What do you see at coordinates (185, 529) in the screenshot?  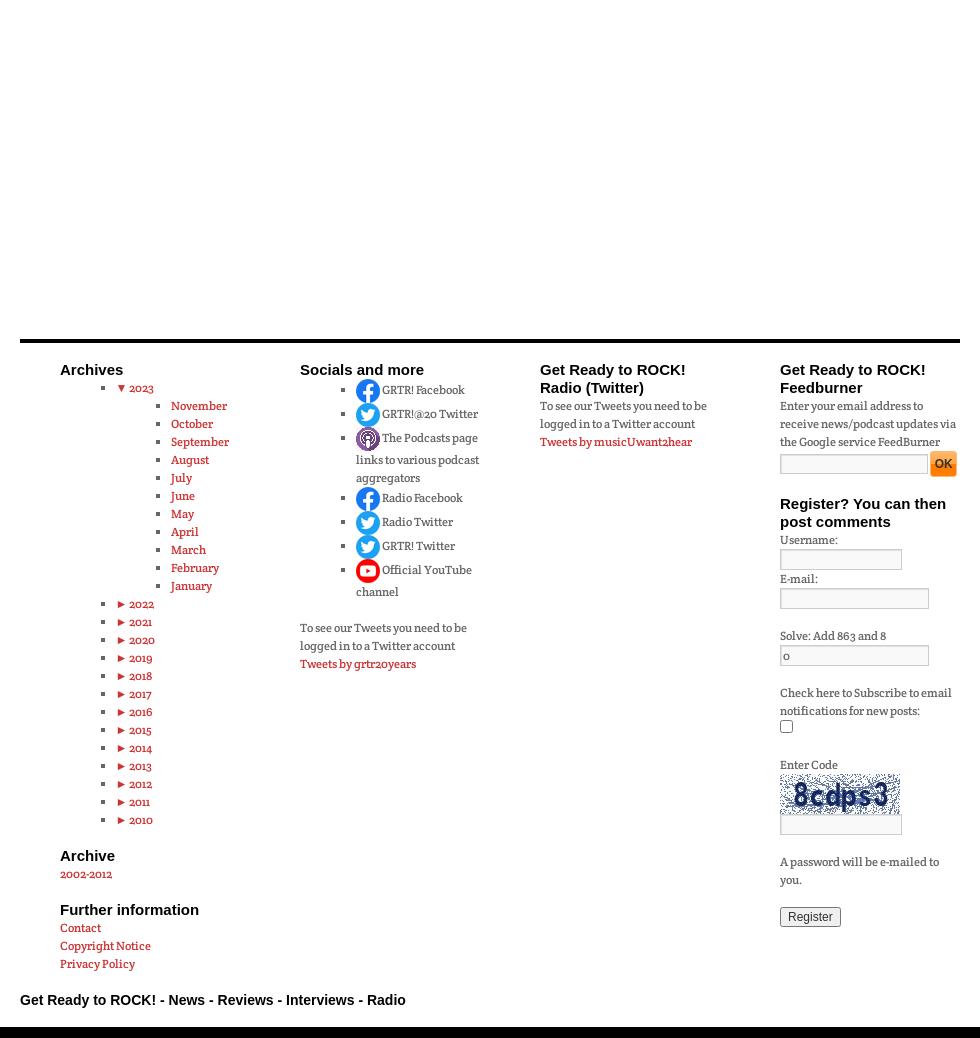 I see `'April'` at bounding box center [185, 529].